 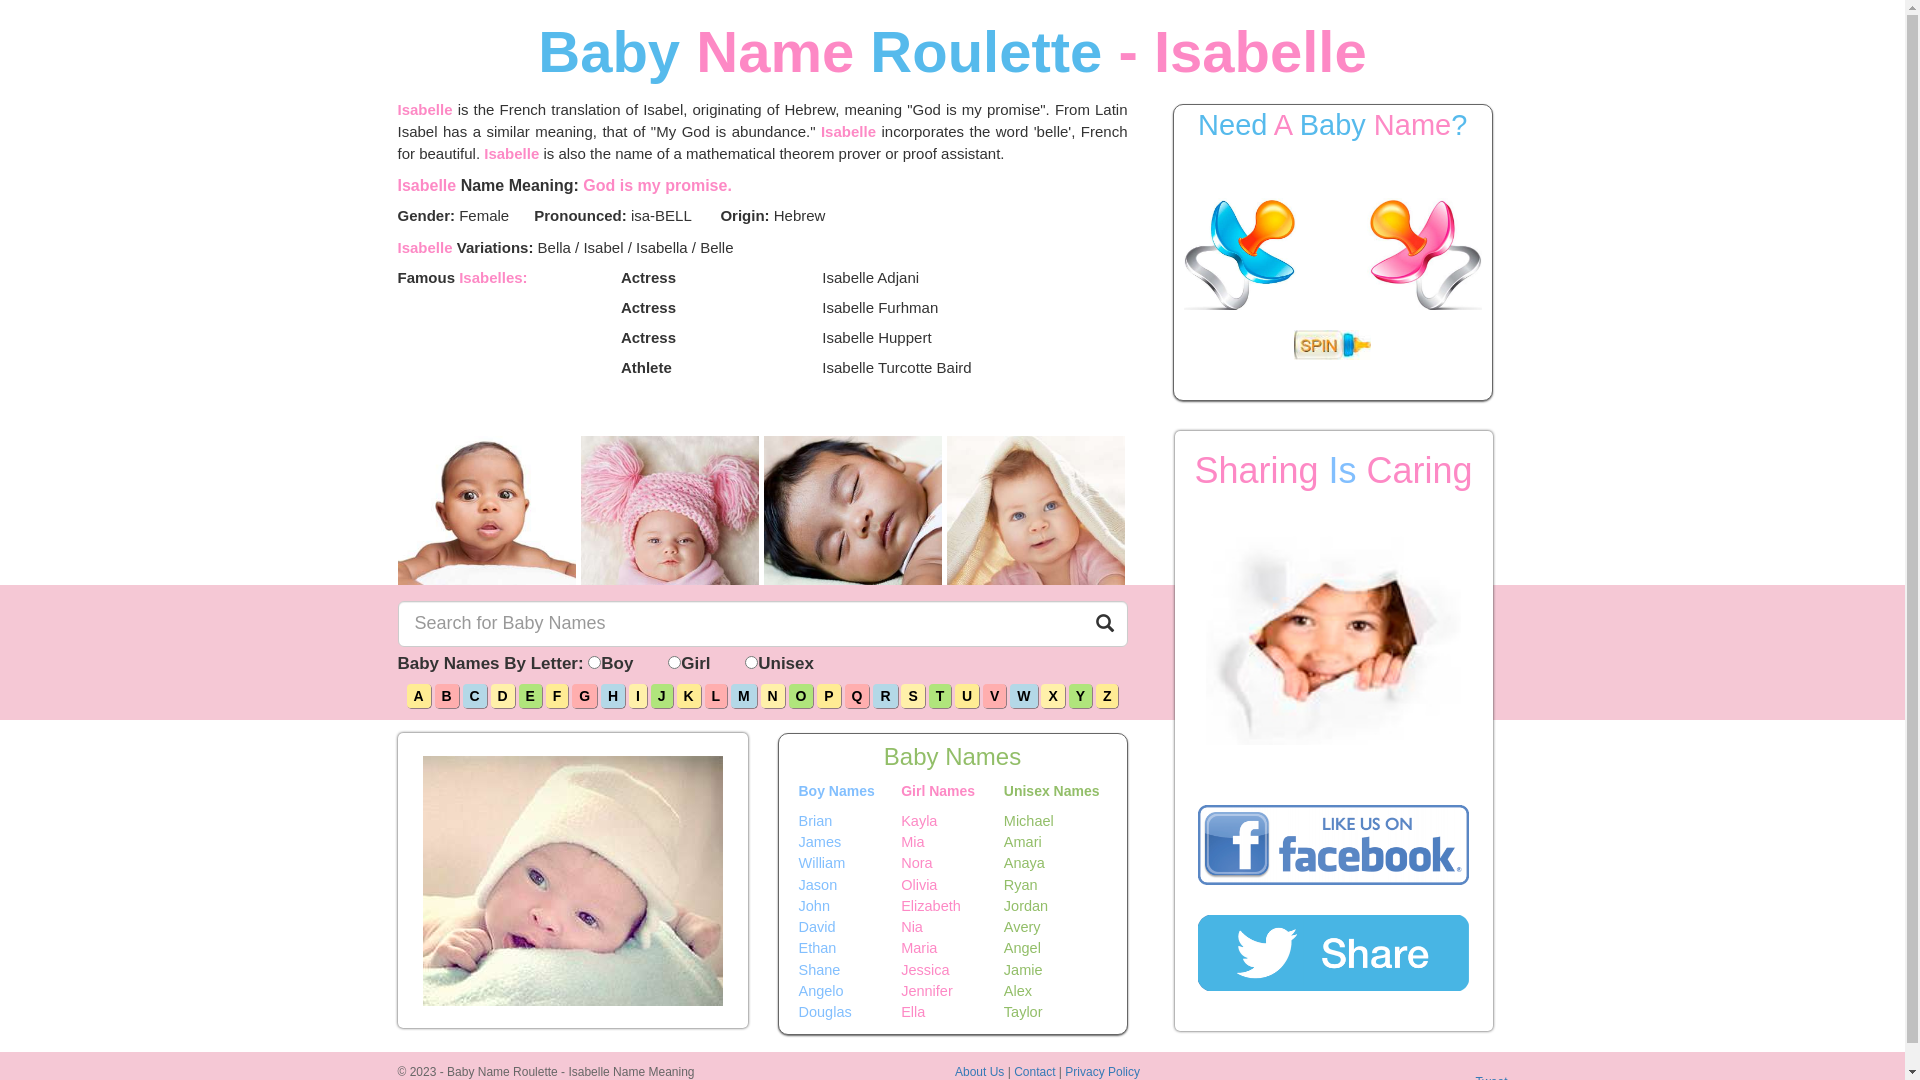 I want to click on 'Jason', so click(x=796, y=883).